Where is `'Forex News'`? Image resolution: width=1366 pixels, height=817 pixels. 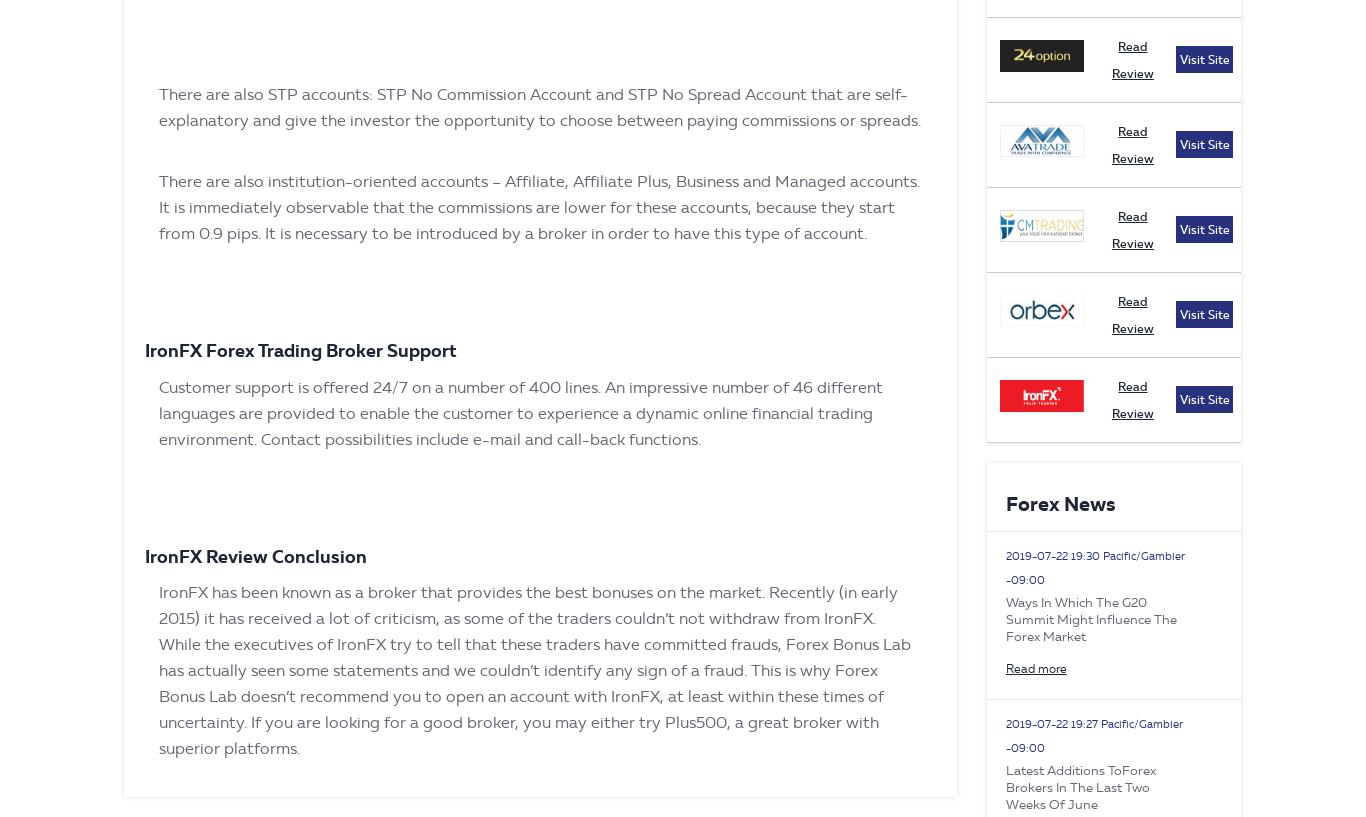 'Forex News' is located at coordinates (1059, 502).